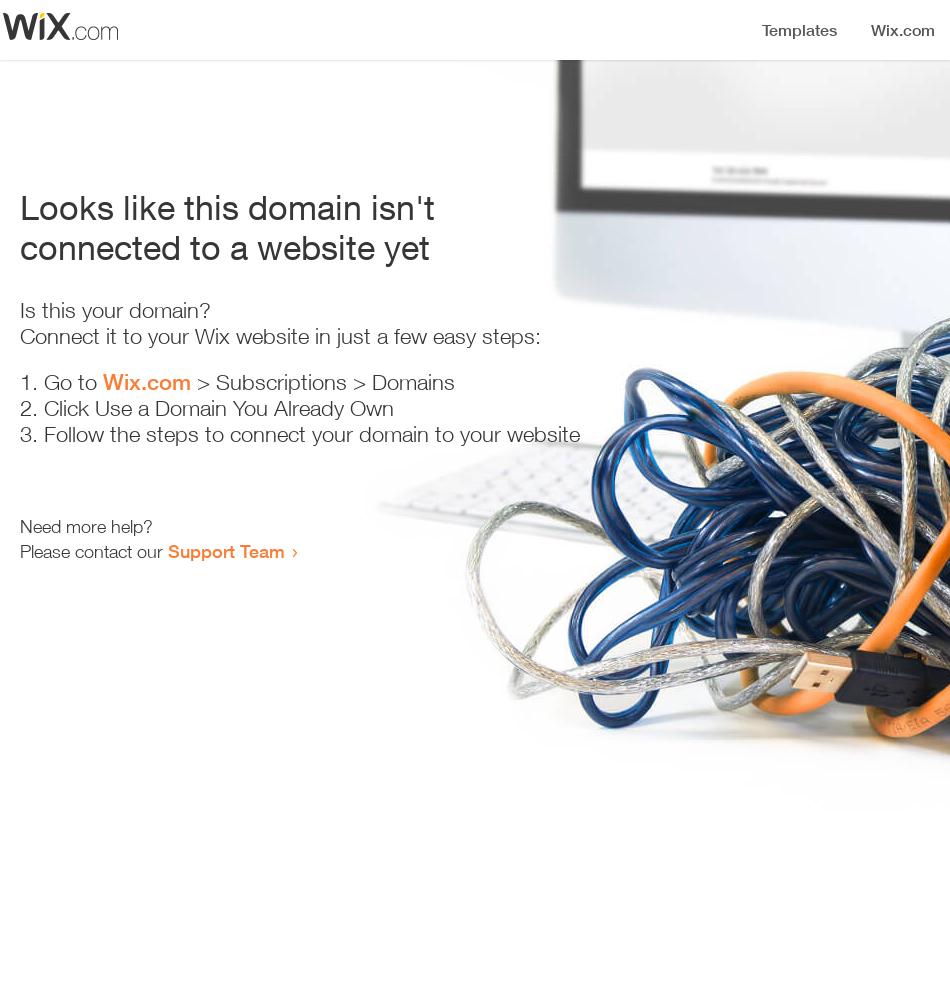  I want to click on 'Is this your domain?', so click(20, 310).